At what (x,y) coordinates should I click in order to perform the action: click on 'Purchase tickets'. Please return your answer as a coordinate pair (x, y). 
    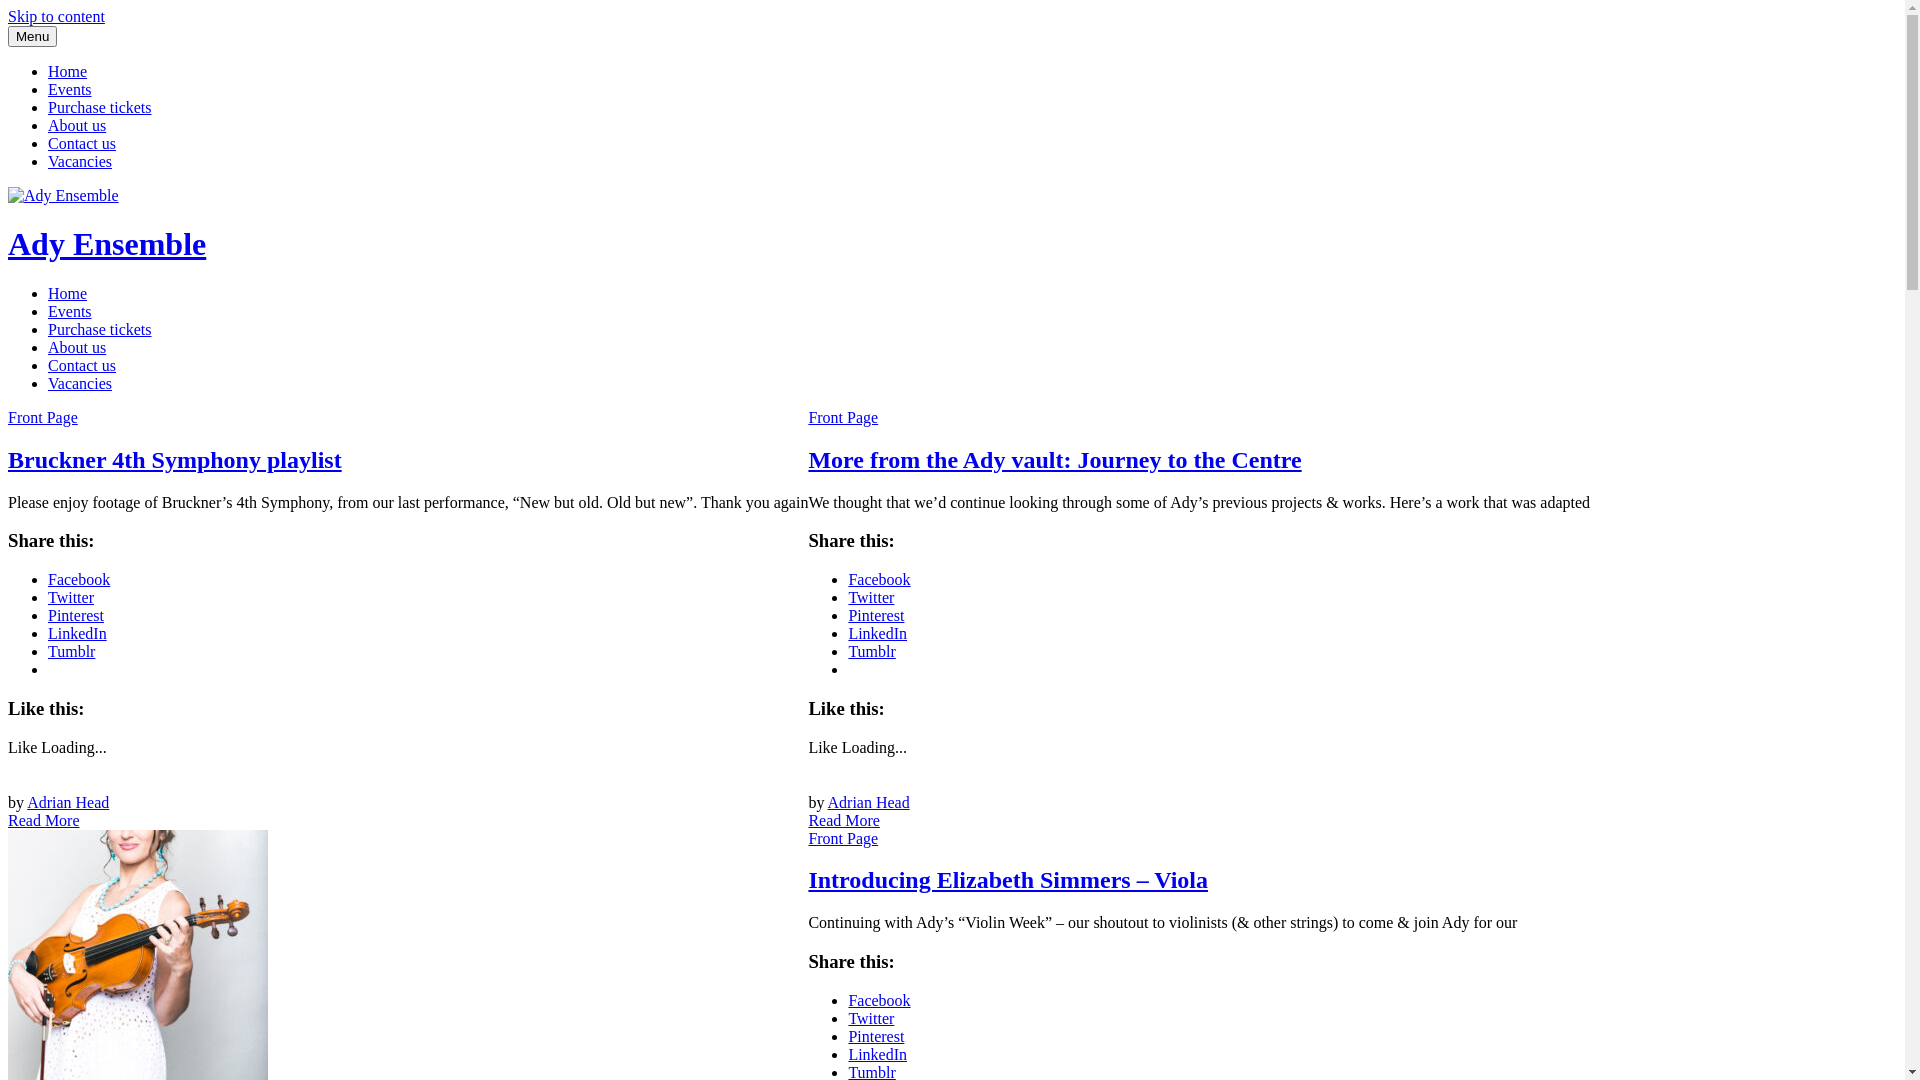
    Looking at the image, I should click on (99, 328).